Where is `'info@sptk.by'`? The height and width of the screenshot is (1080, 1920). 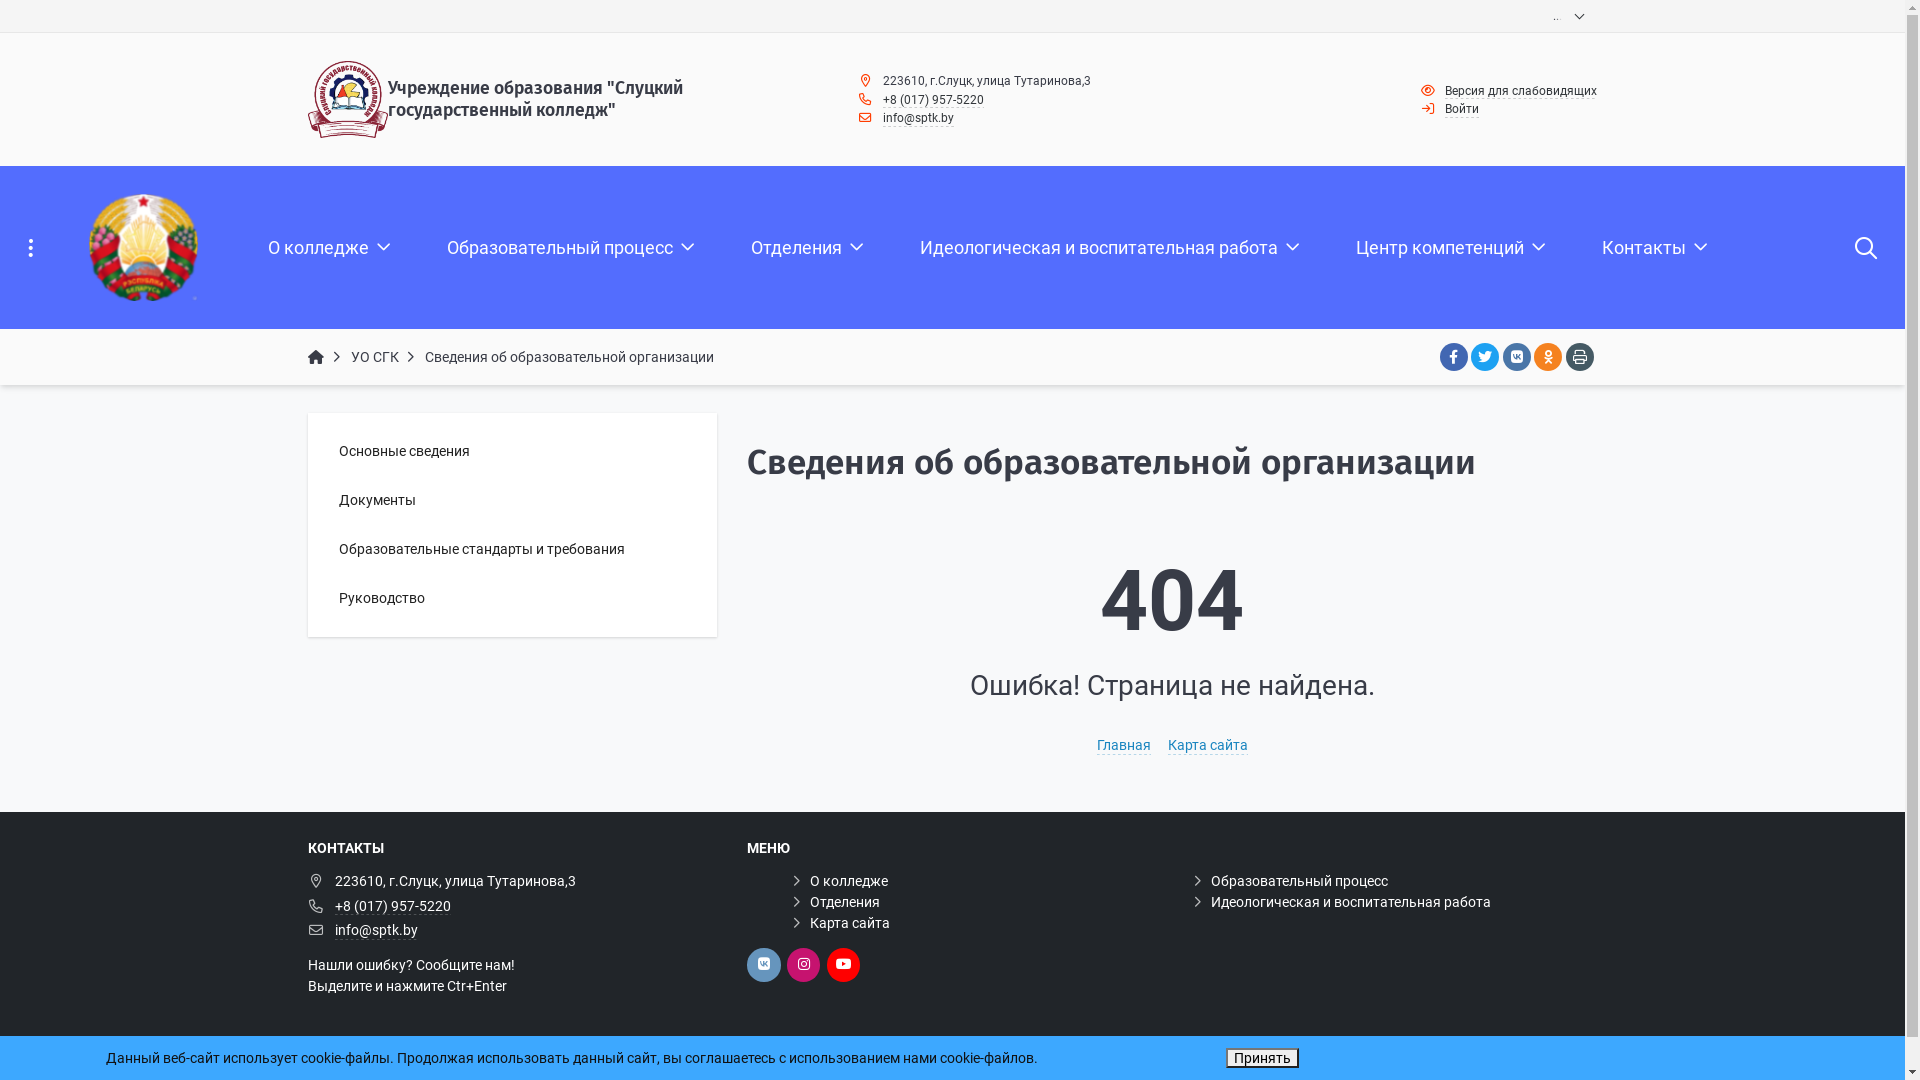
'info@sptk.by' is located at coordinates (376, 930).